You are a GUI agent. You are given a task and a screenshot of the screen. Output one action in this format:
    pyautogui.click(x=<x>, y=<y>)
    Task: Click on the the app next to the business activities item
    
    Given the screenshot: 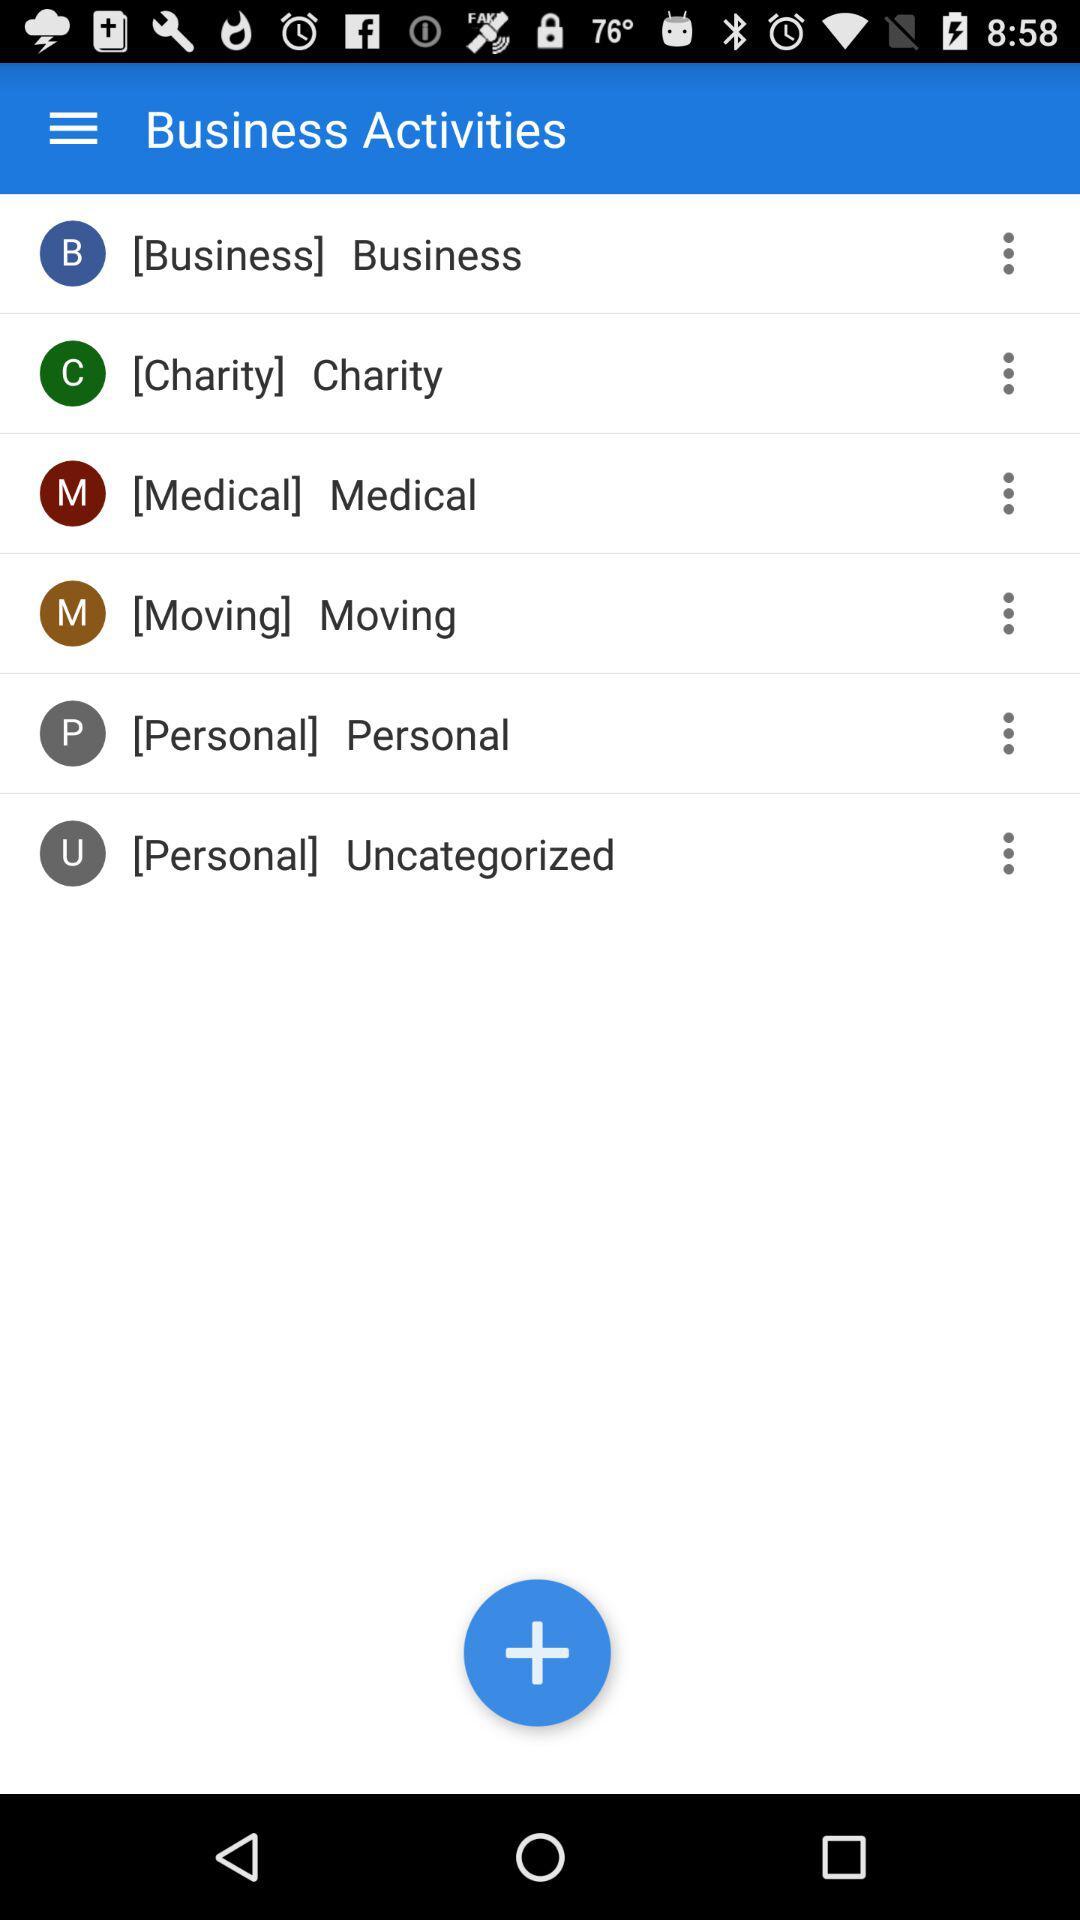 What is the action you would take?
    pyautogui.click(x=72, y=127)
    